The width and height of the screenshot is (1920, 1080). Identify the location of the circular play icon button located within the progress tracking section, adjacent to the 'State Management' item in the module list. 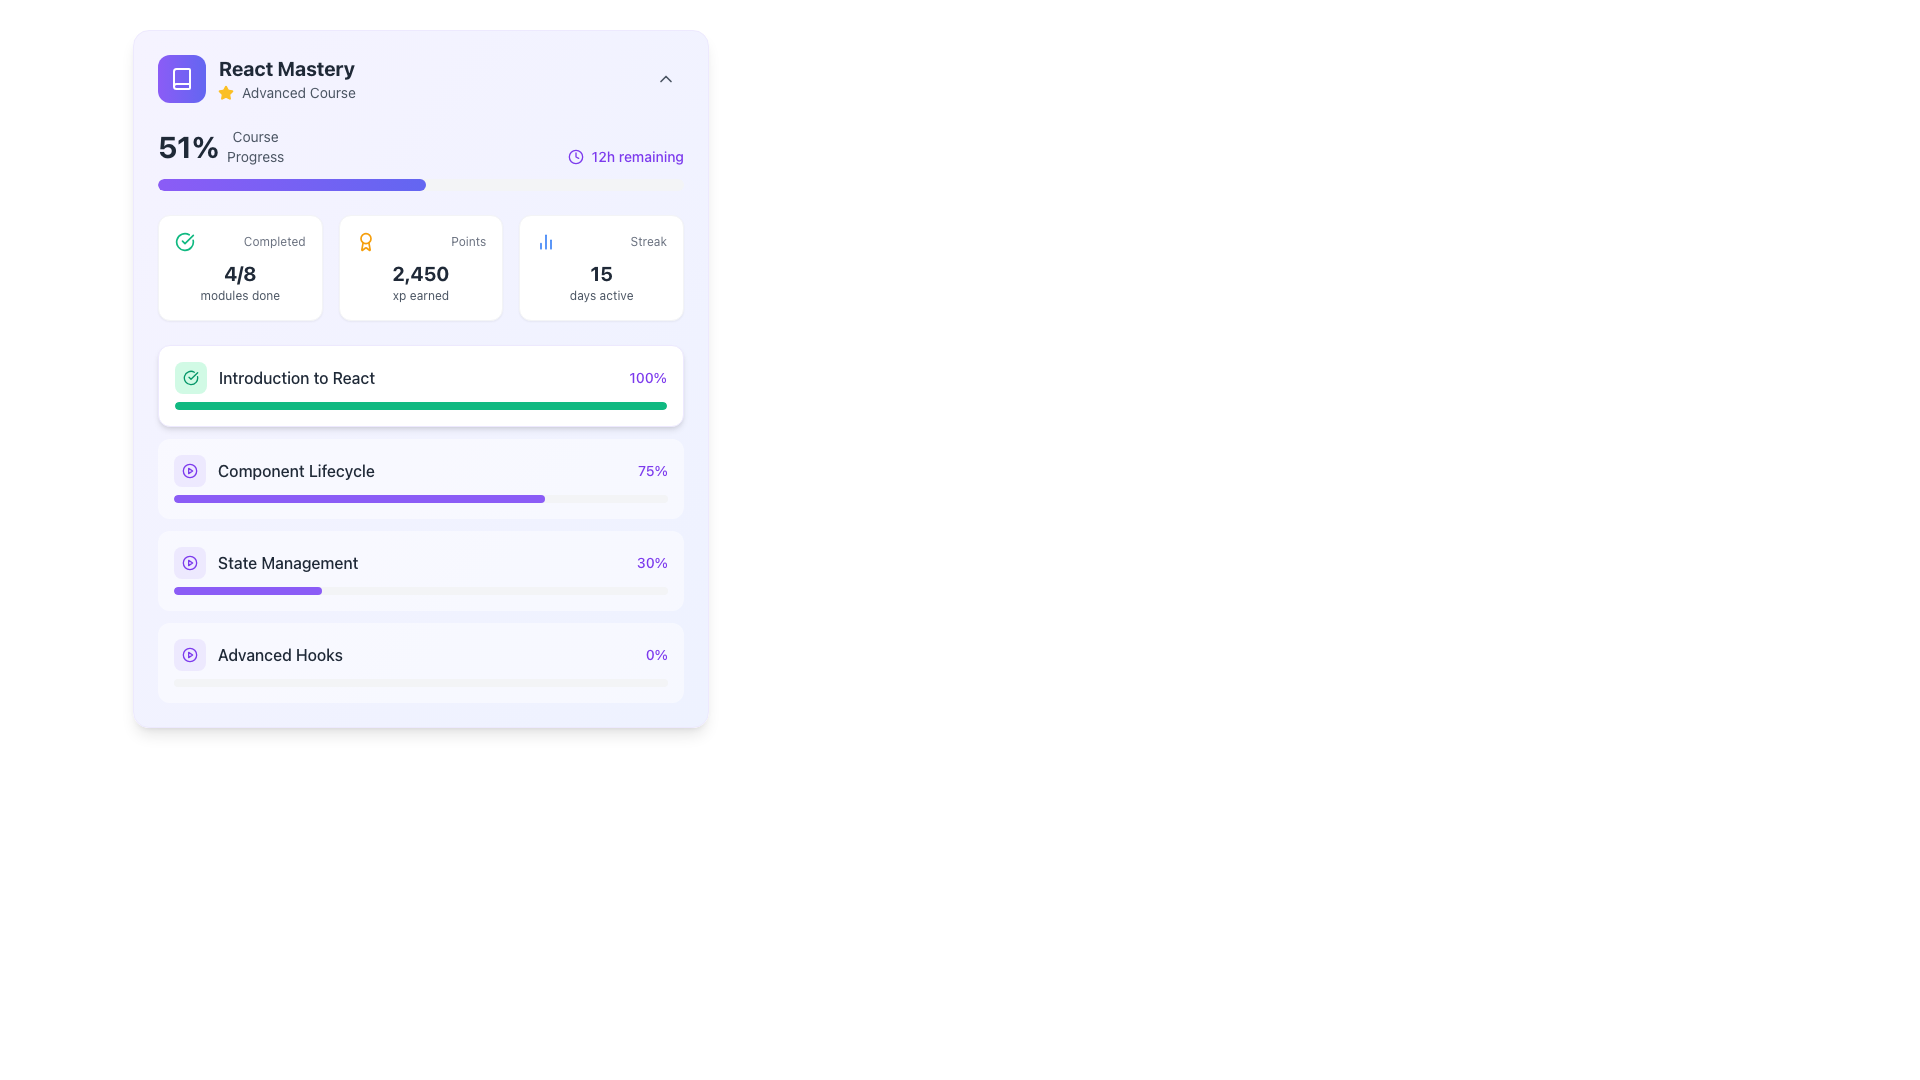
(190, 470).